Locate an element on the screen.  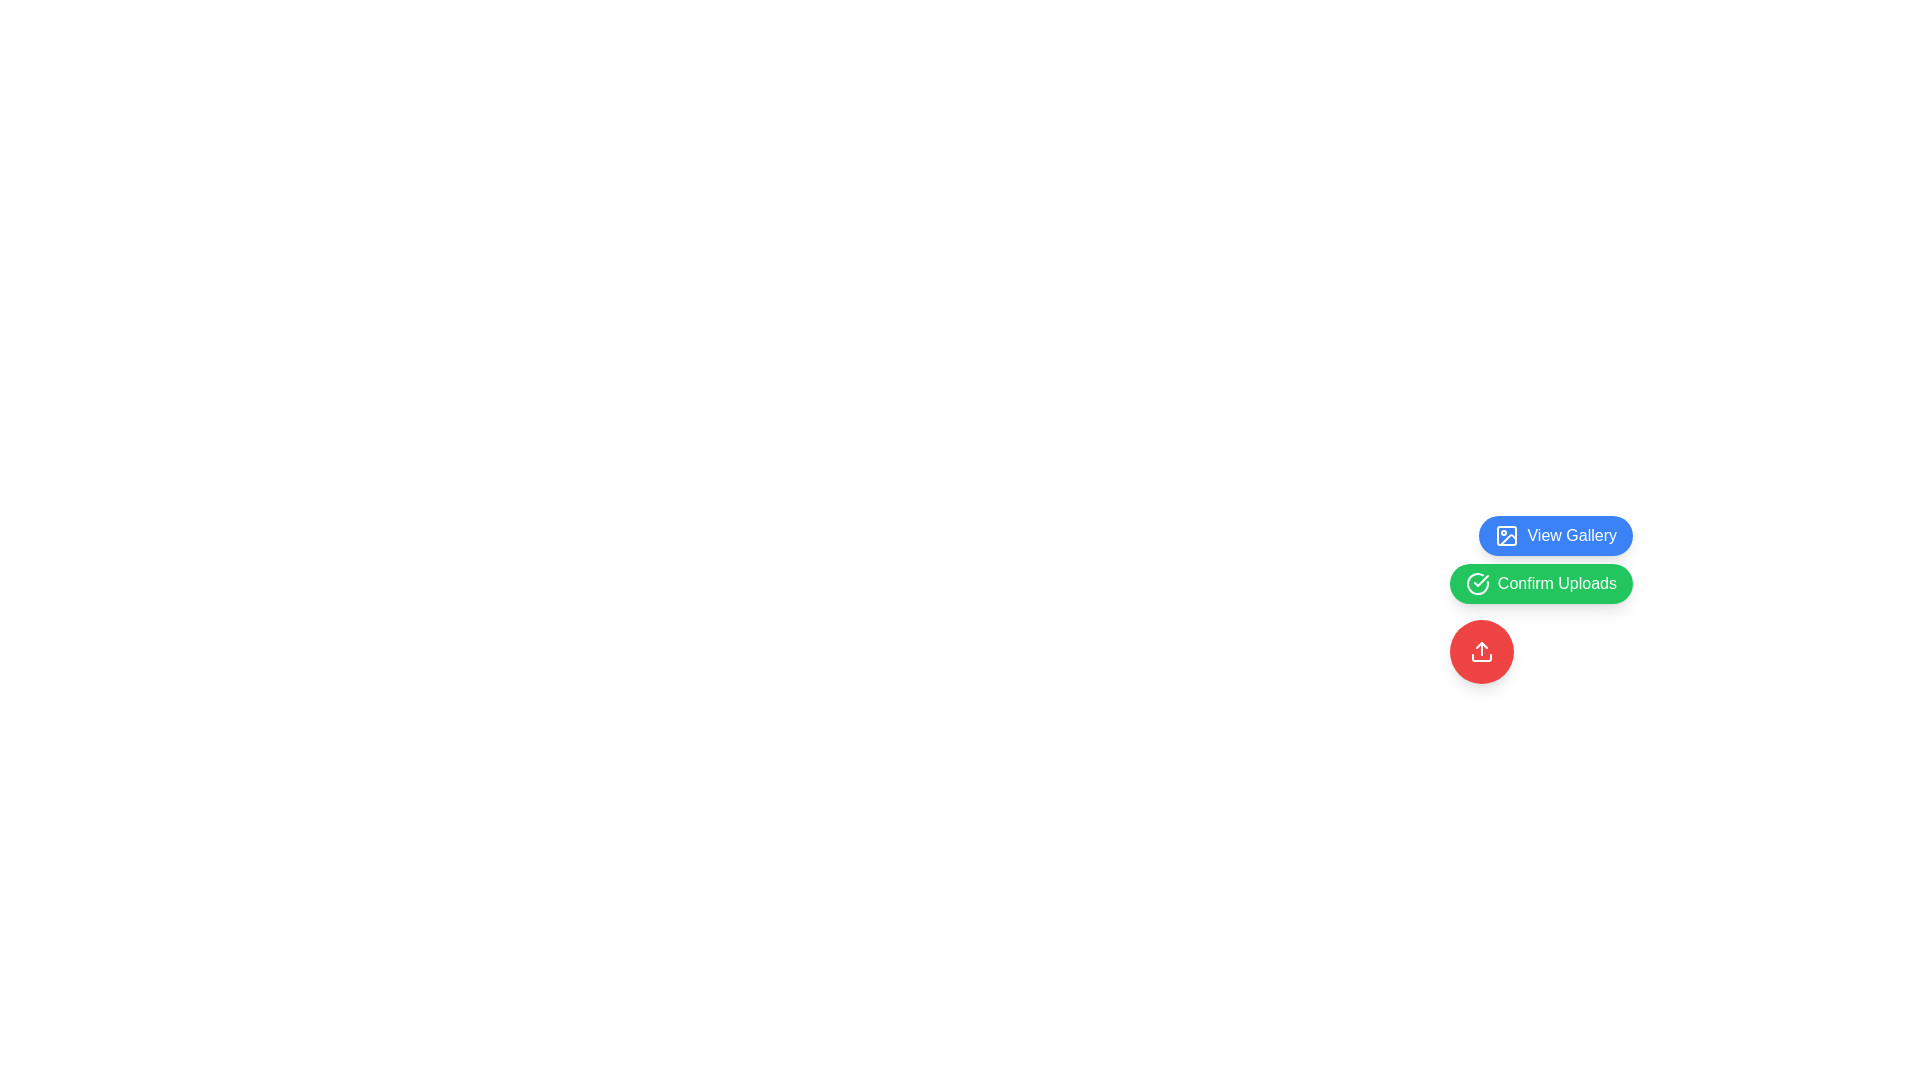
the confirmation icon located to the left of the 'Confirm Uploads' button, which is the middle button in the bottom-right quadrant of the interface is located at coordinates (1477, 583).